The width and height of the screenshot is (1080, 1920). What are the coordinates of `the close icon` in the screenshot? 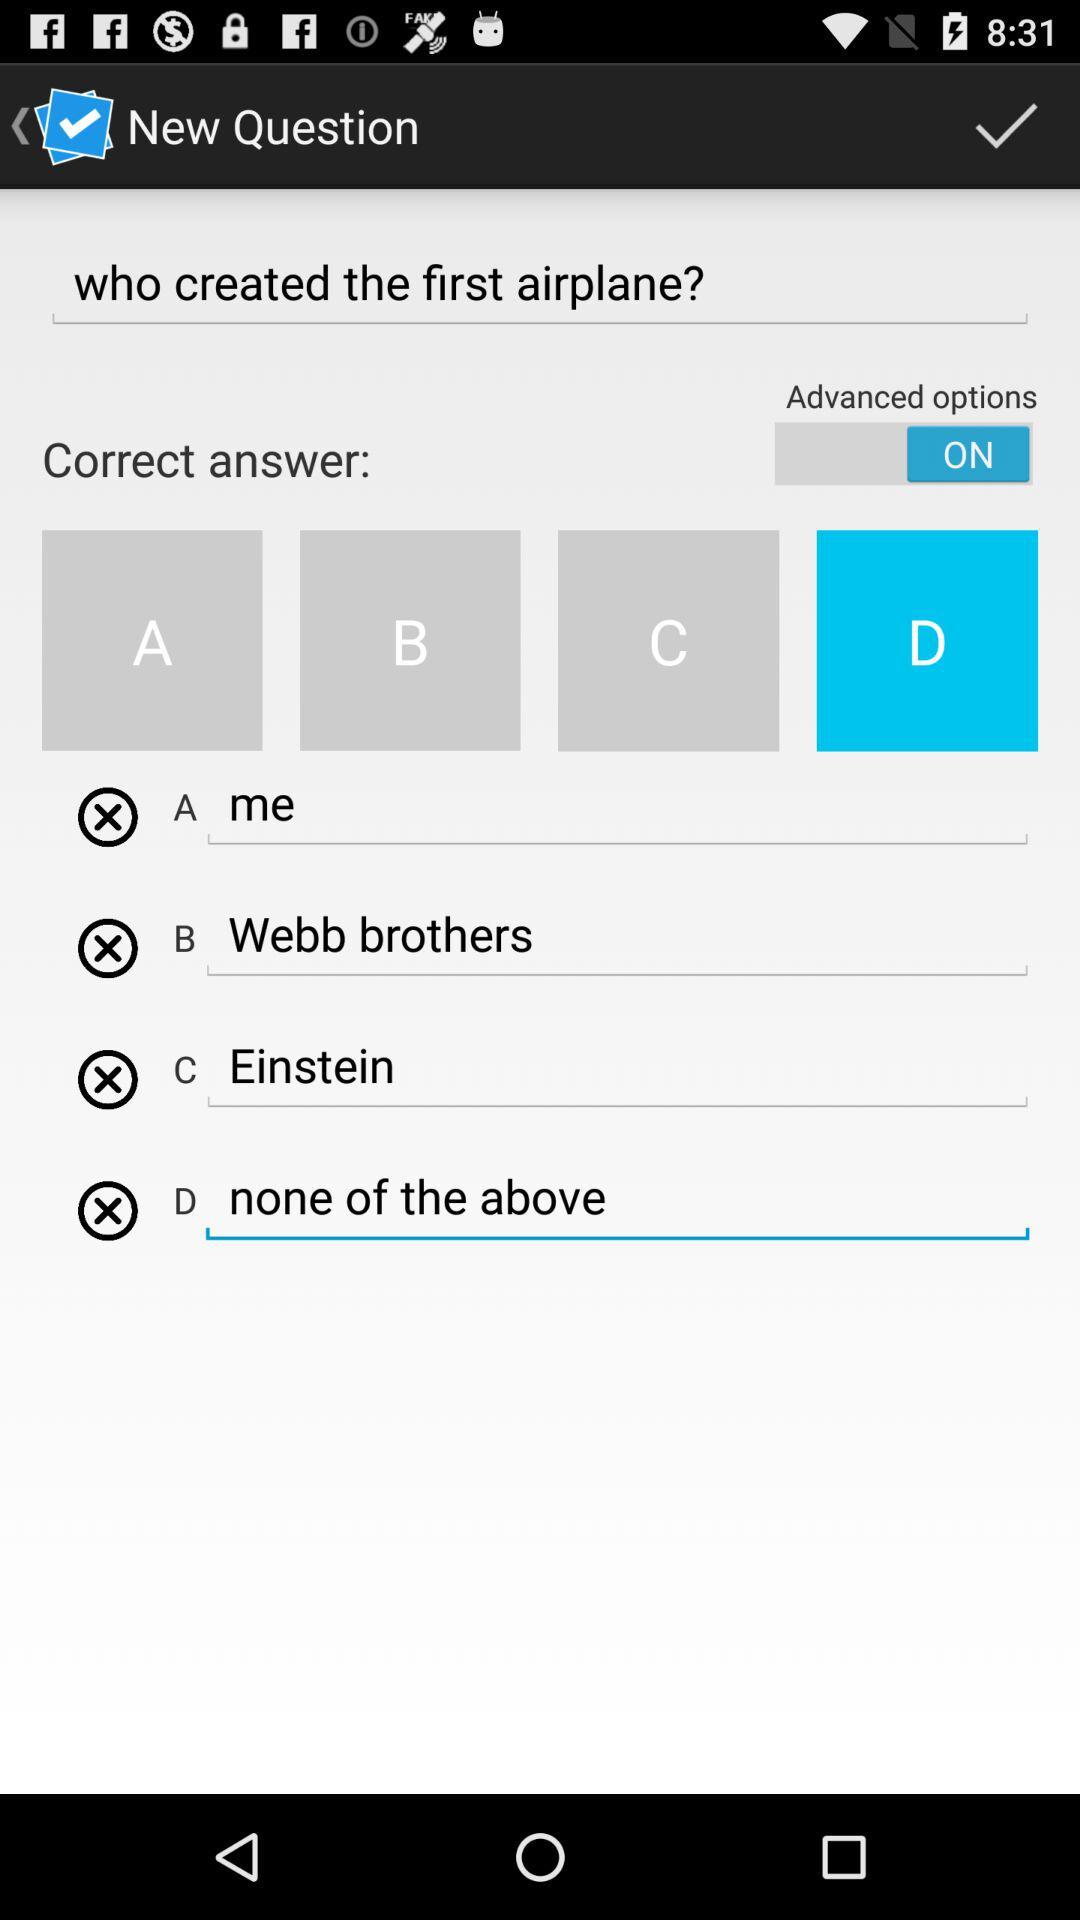 It's located at (107, 1014).